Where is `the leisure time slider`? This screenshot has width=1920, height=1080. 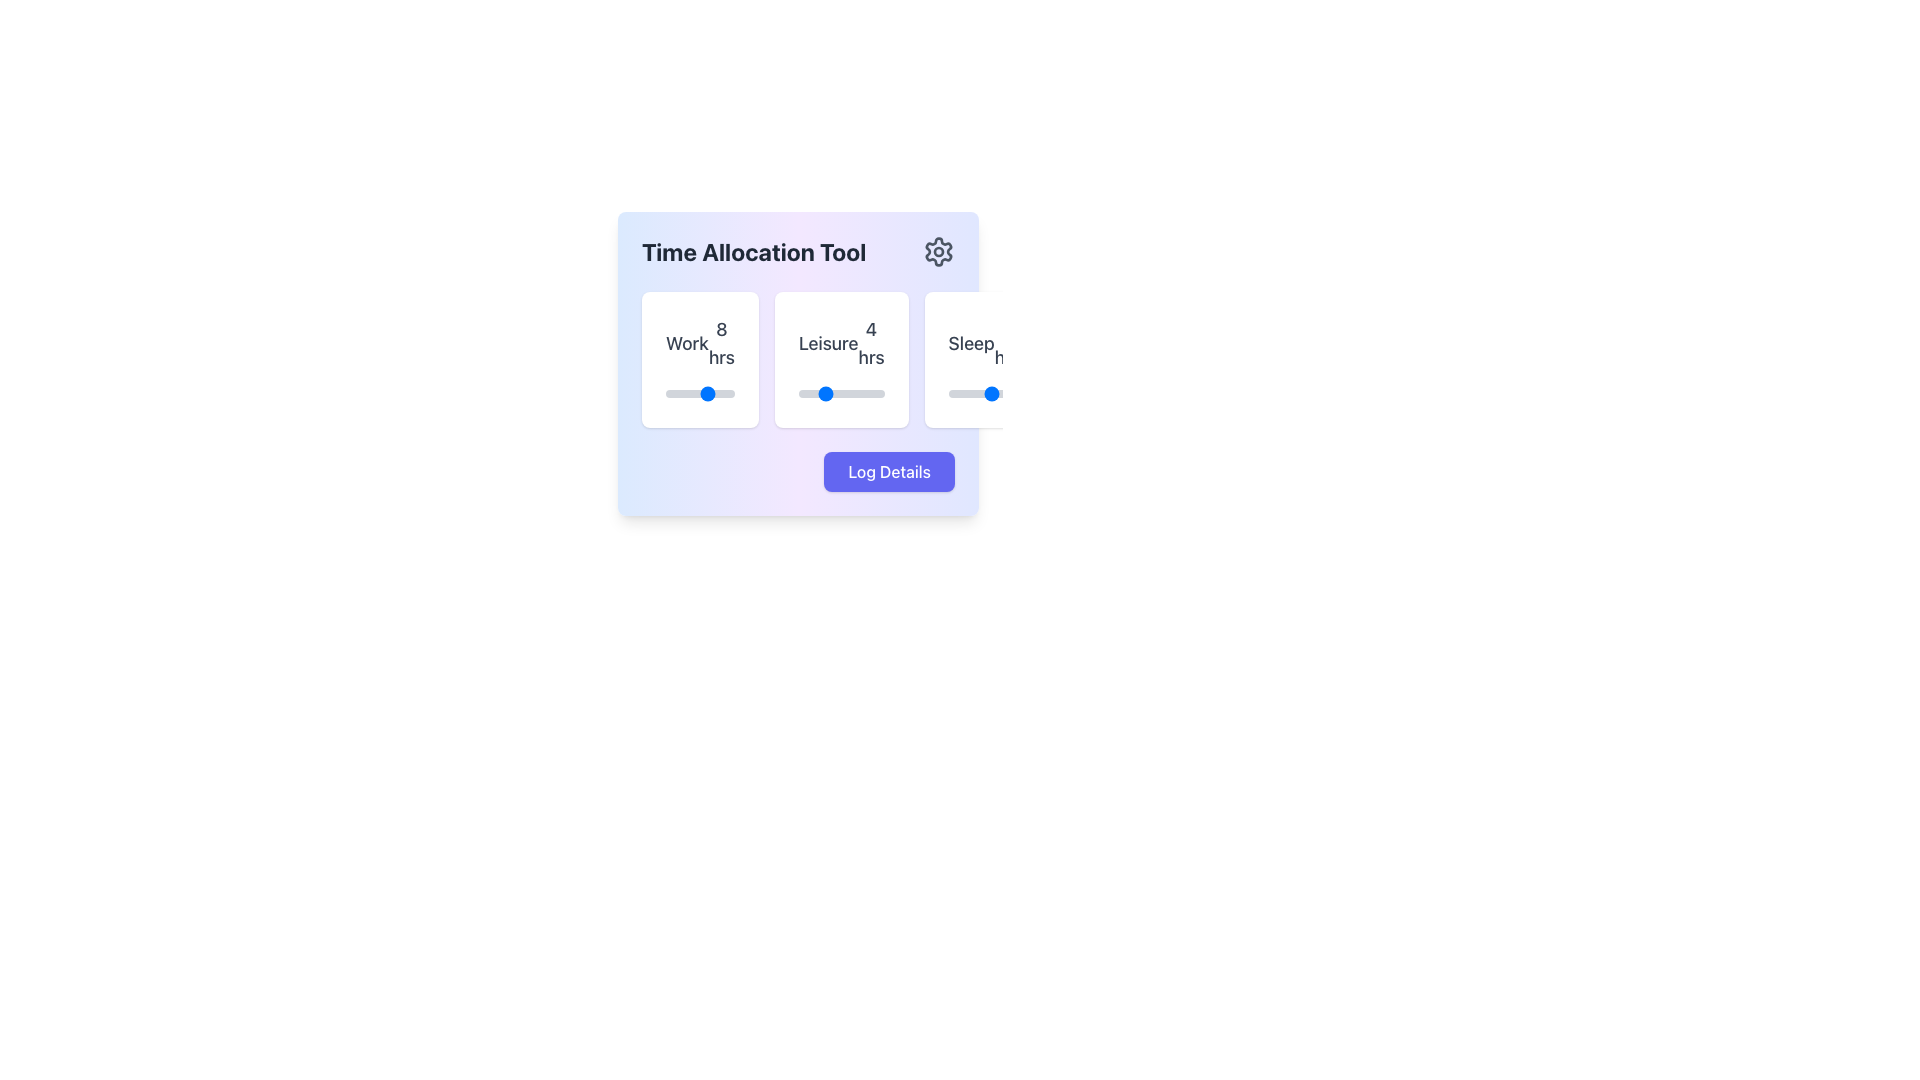 the leisure time slider is located at coordinates (837, 393).